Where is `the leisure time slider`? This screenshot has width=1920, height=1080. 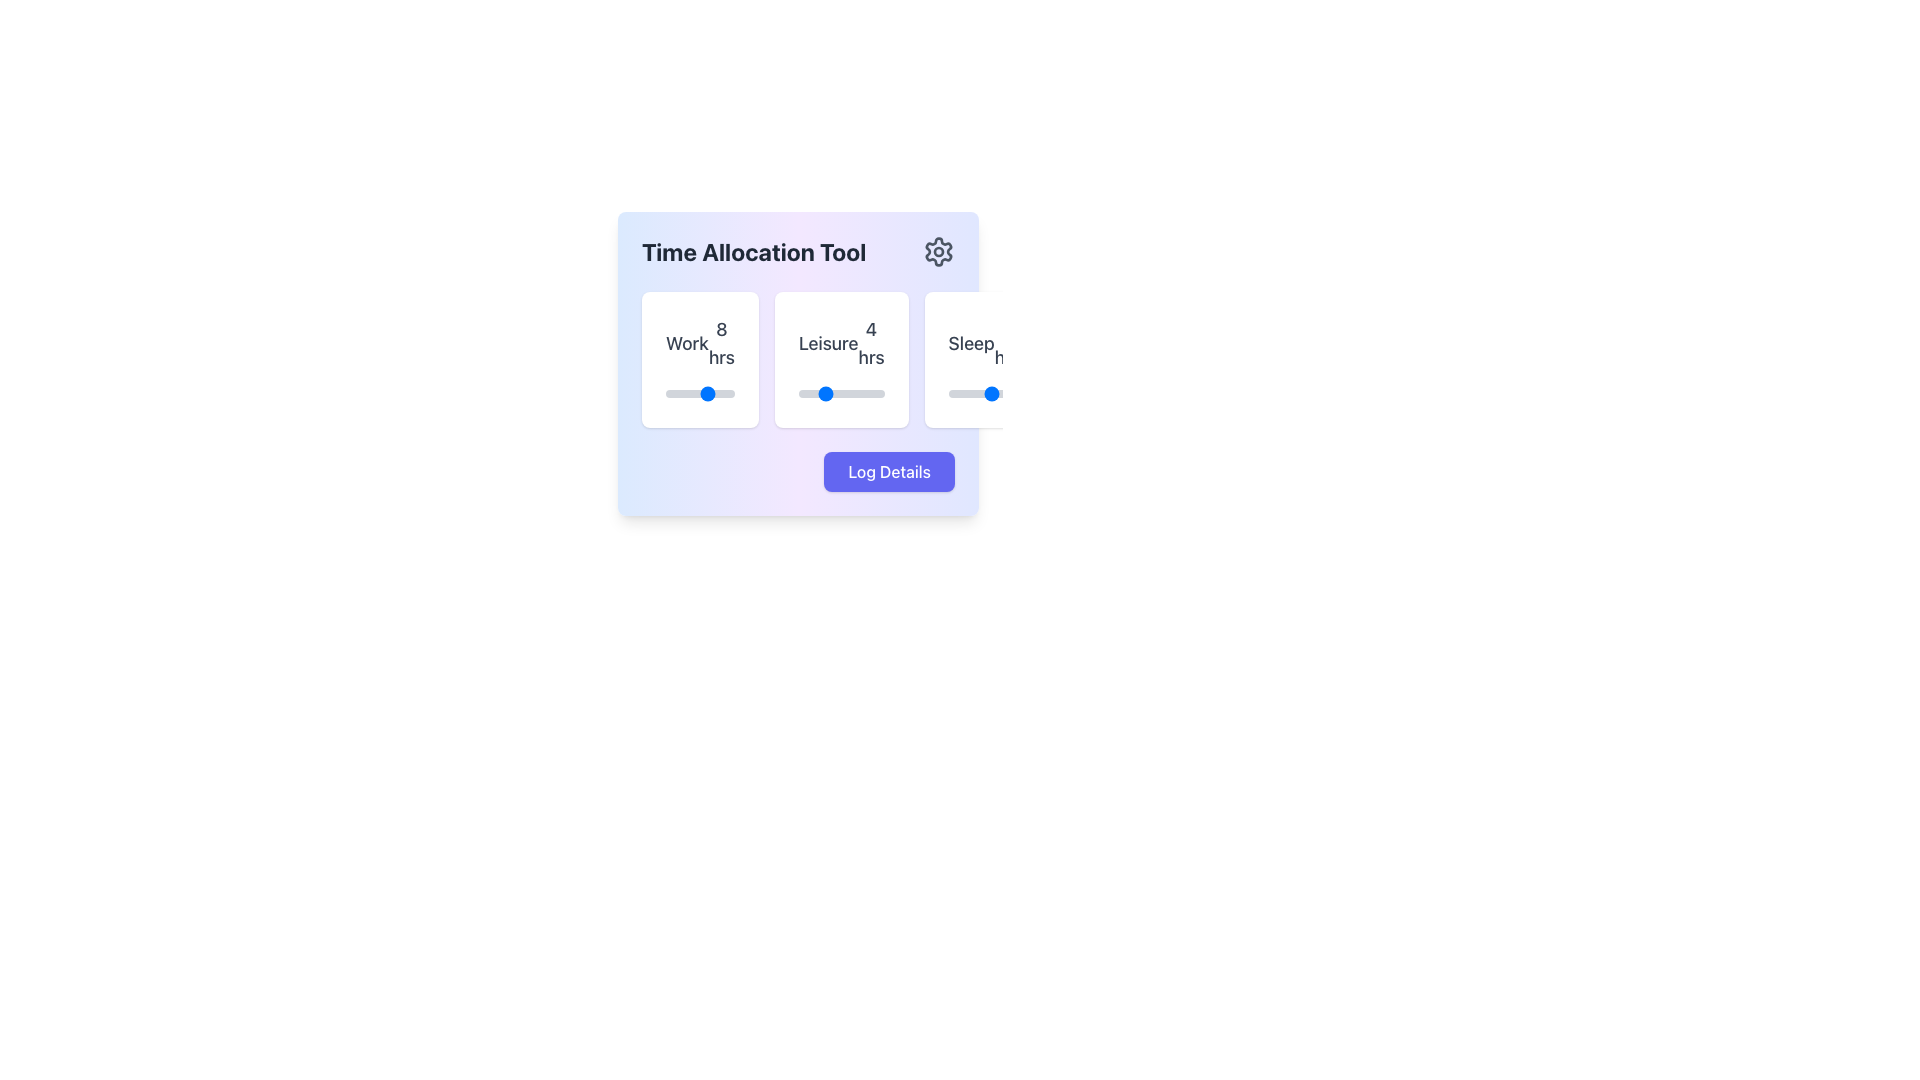 the leisure time slider is located at coordinates (837, 393).